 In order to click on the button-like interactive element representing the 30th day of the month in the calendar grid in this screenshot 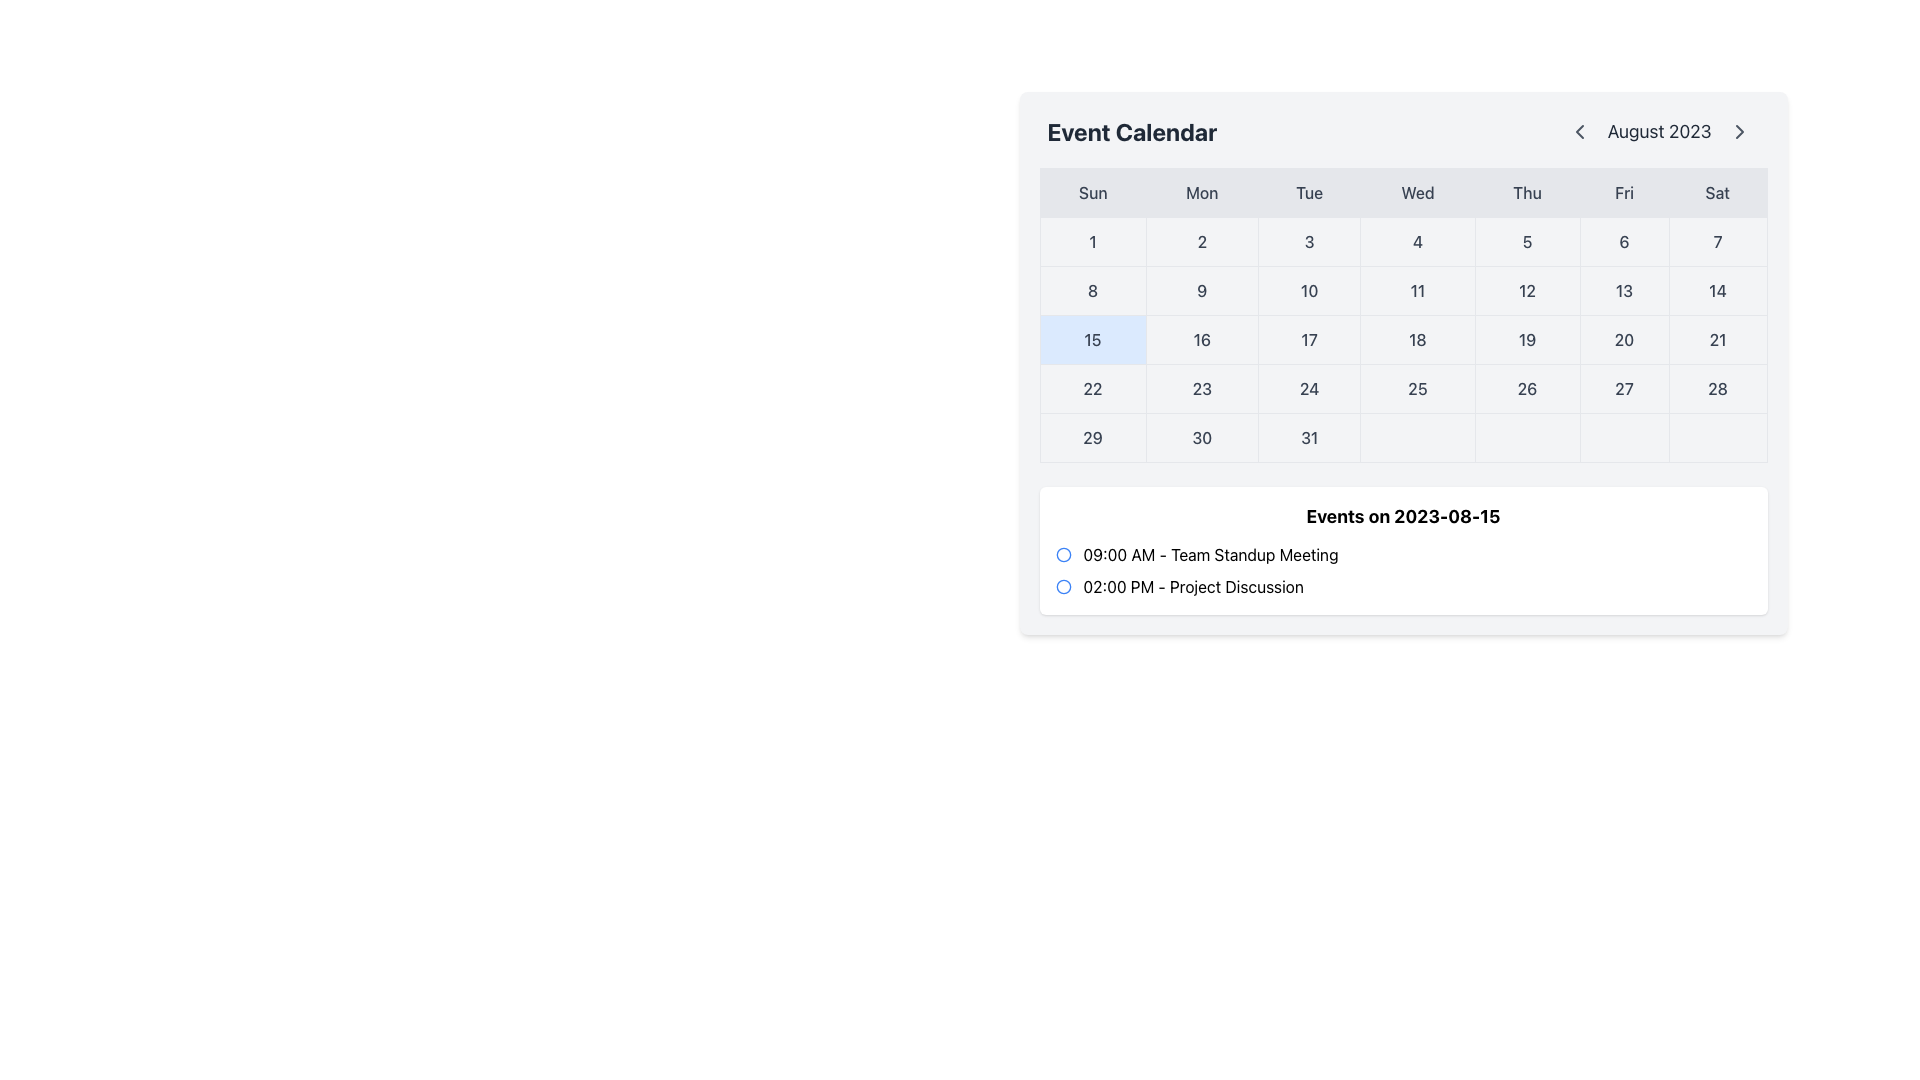, I will do `click(1201, 437)`.